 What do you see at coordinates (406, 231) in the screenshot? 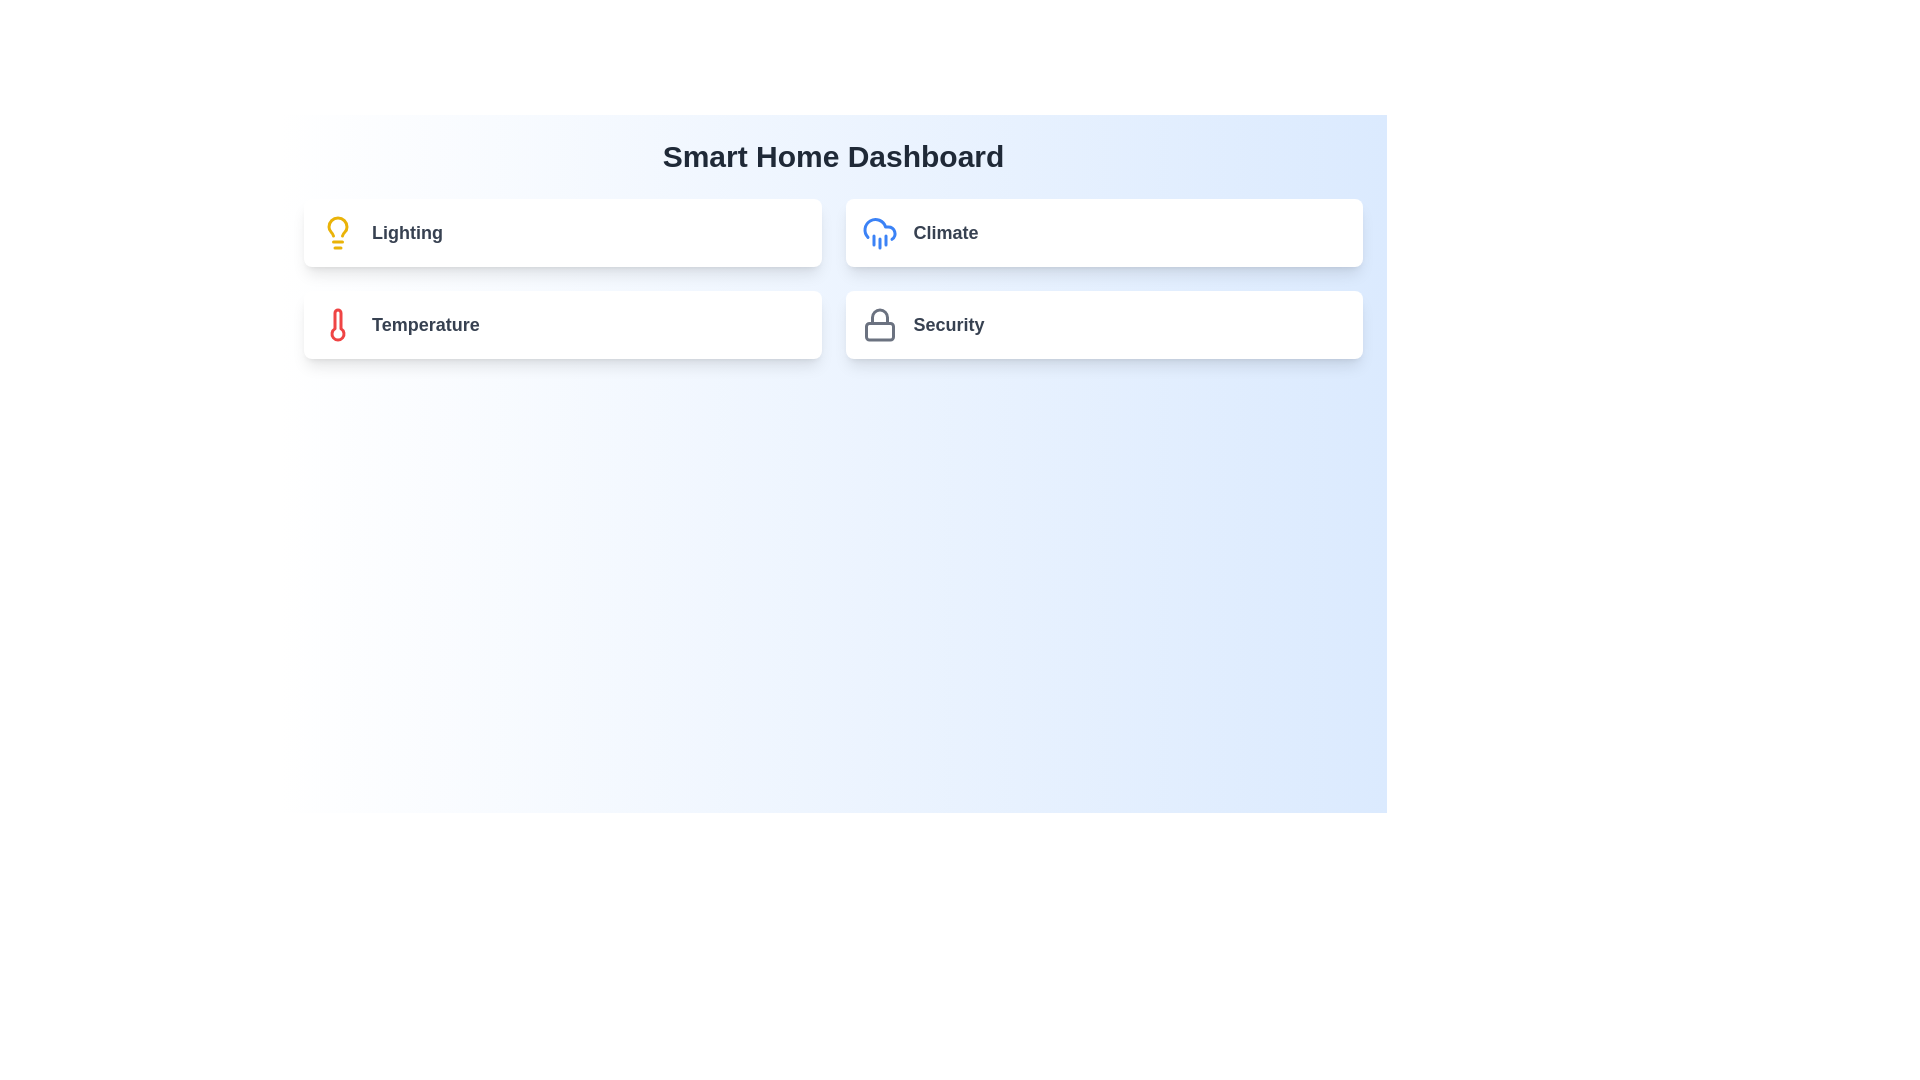
I see `text label 'Lighting' located in the upper left quadrant of the interface, next to the light bulb icon` at bounding box center [406, 231].